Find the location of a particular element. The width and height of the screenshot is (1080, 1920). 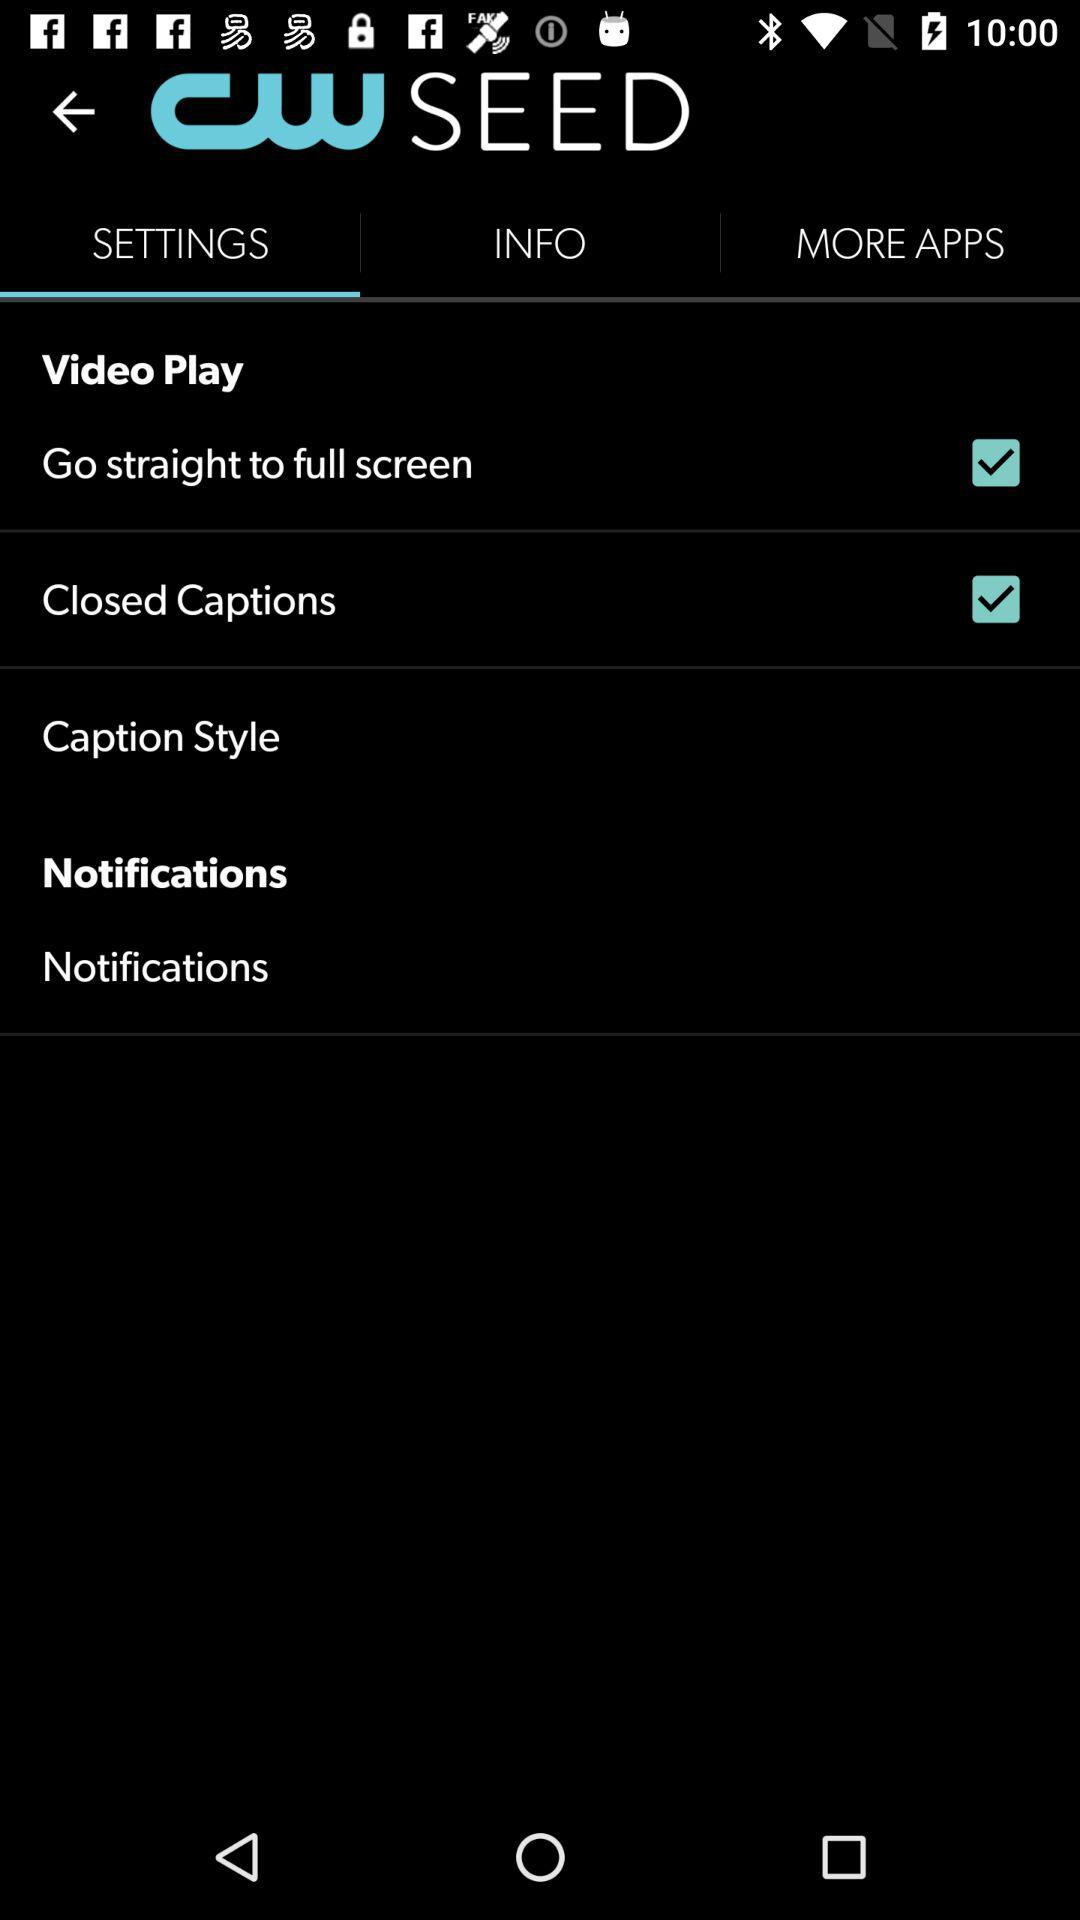

the icon next to settings icon is located at coordinates (540, 242).